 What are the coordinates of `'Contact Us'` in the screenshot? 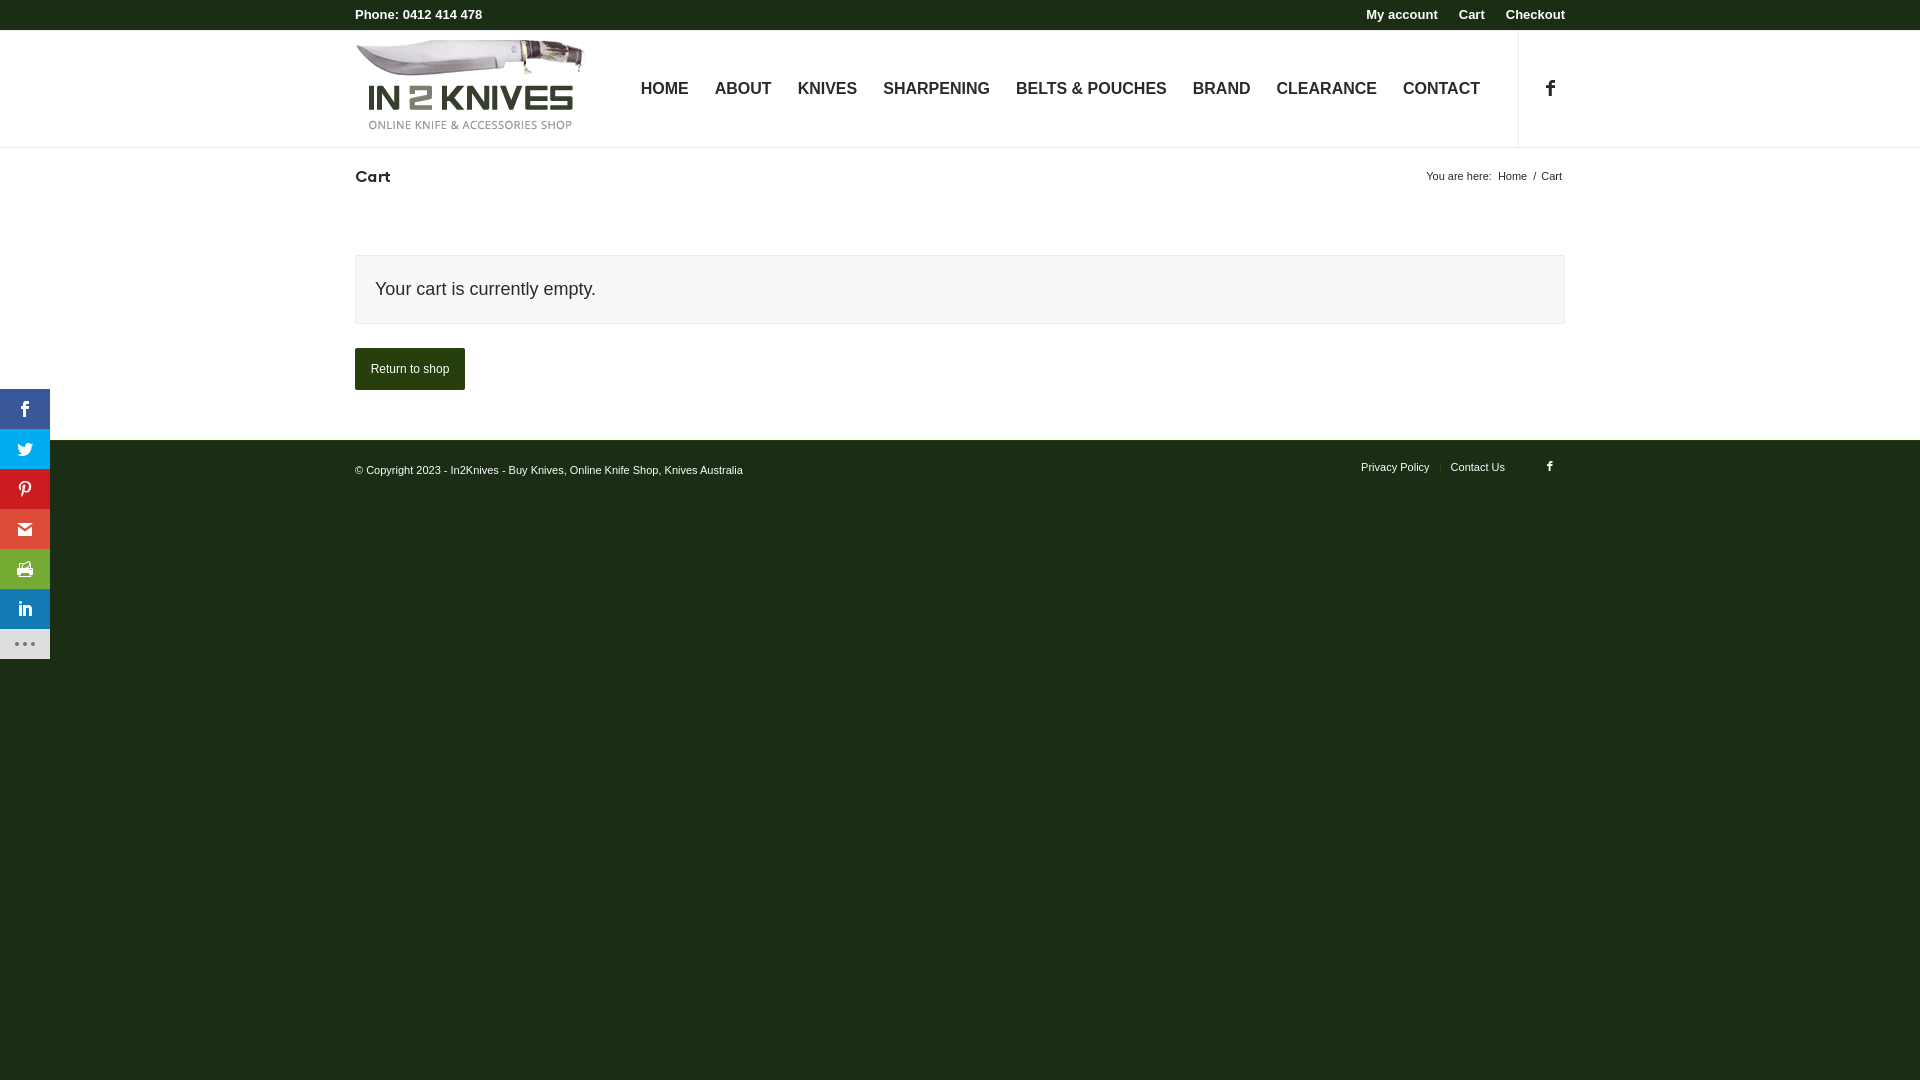 It's located at (1450, 466).